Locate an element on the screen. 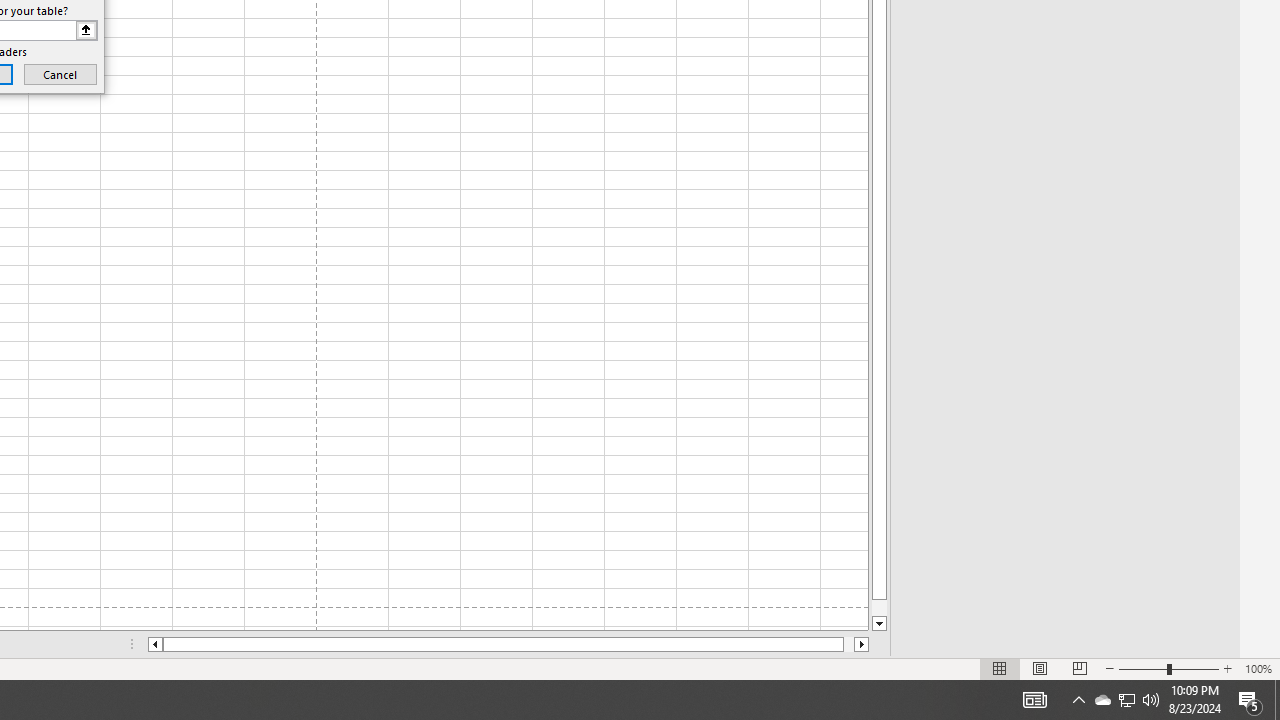 This screenshot has width=1280, height=720. 'Class: NetUIScrollBar' is located at coordinates (508, 644).